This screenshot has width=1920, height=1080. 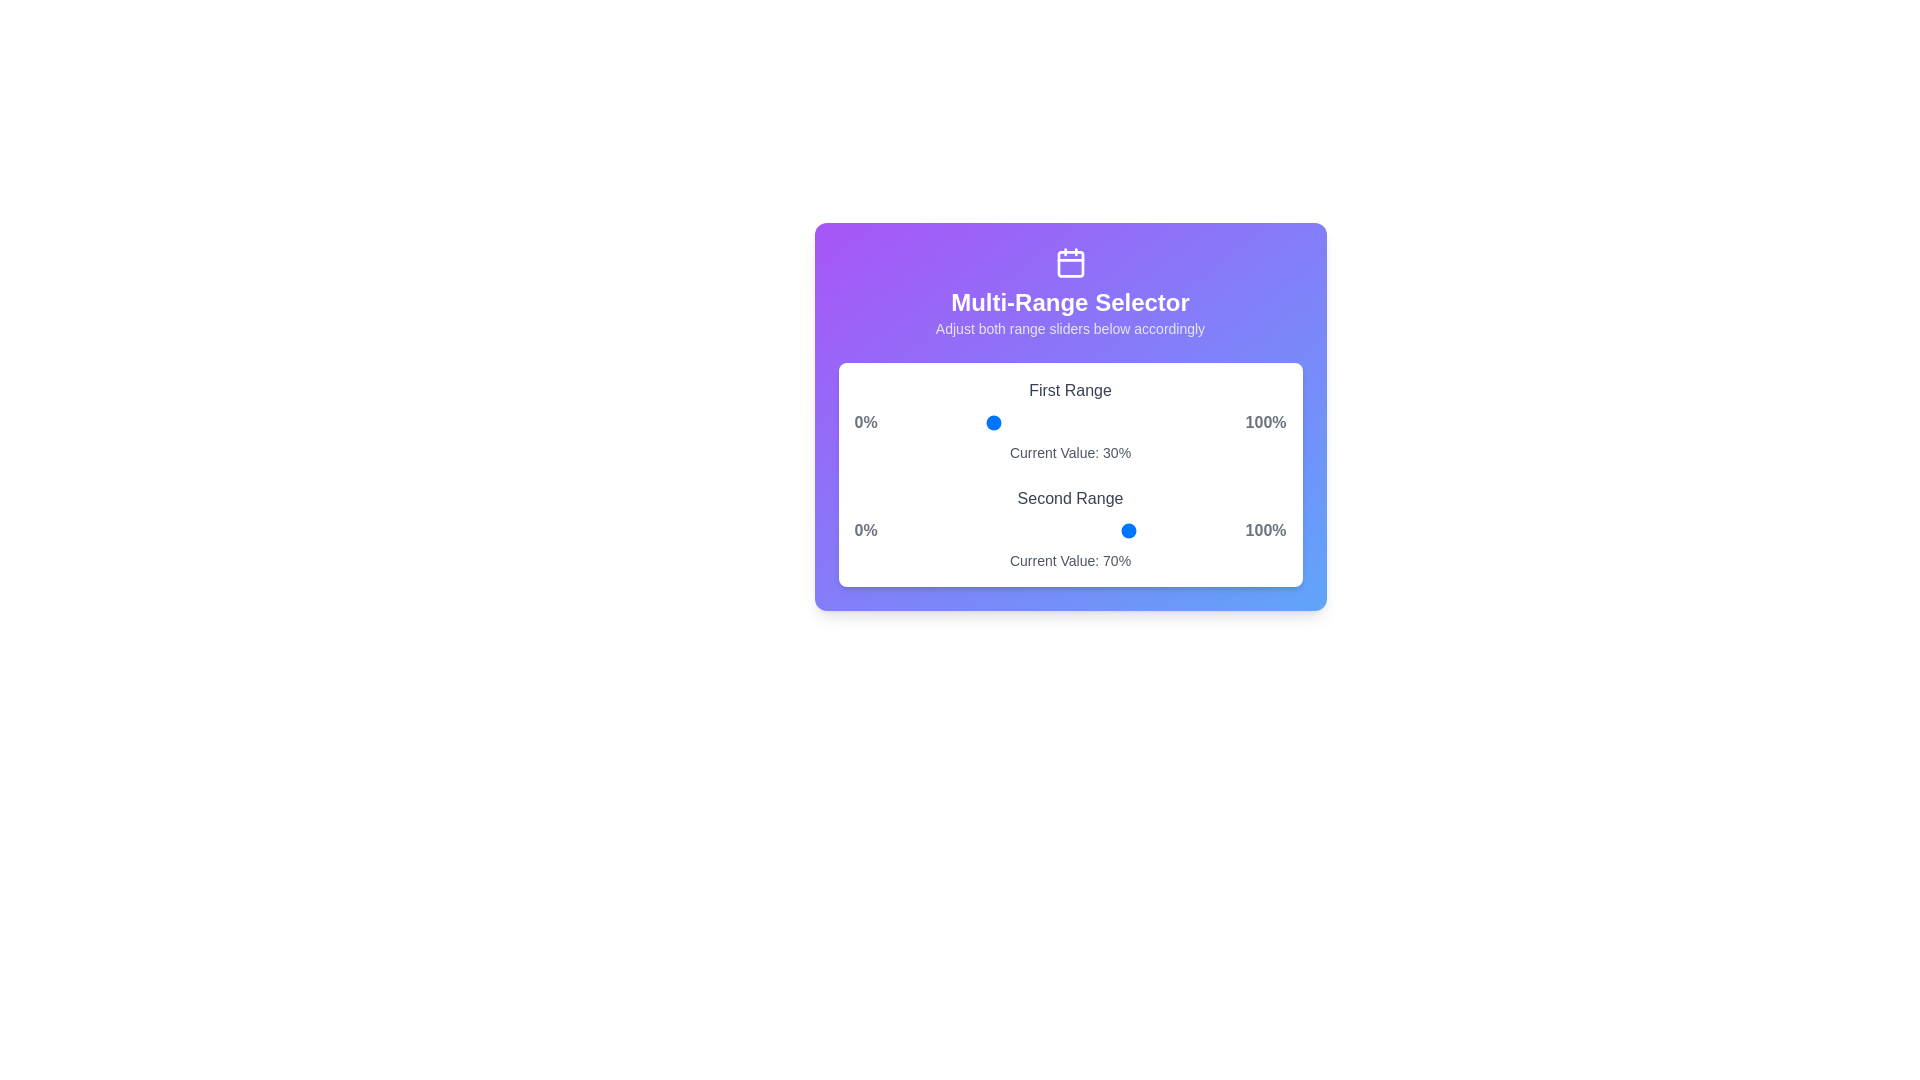 I want to click on the prominently styled header text 'Multi-Range Selector' for potential context menu or copy action, so click(x=1069, y=303).